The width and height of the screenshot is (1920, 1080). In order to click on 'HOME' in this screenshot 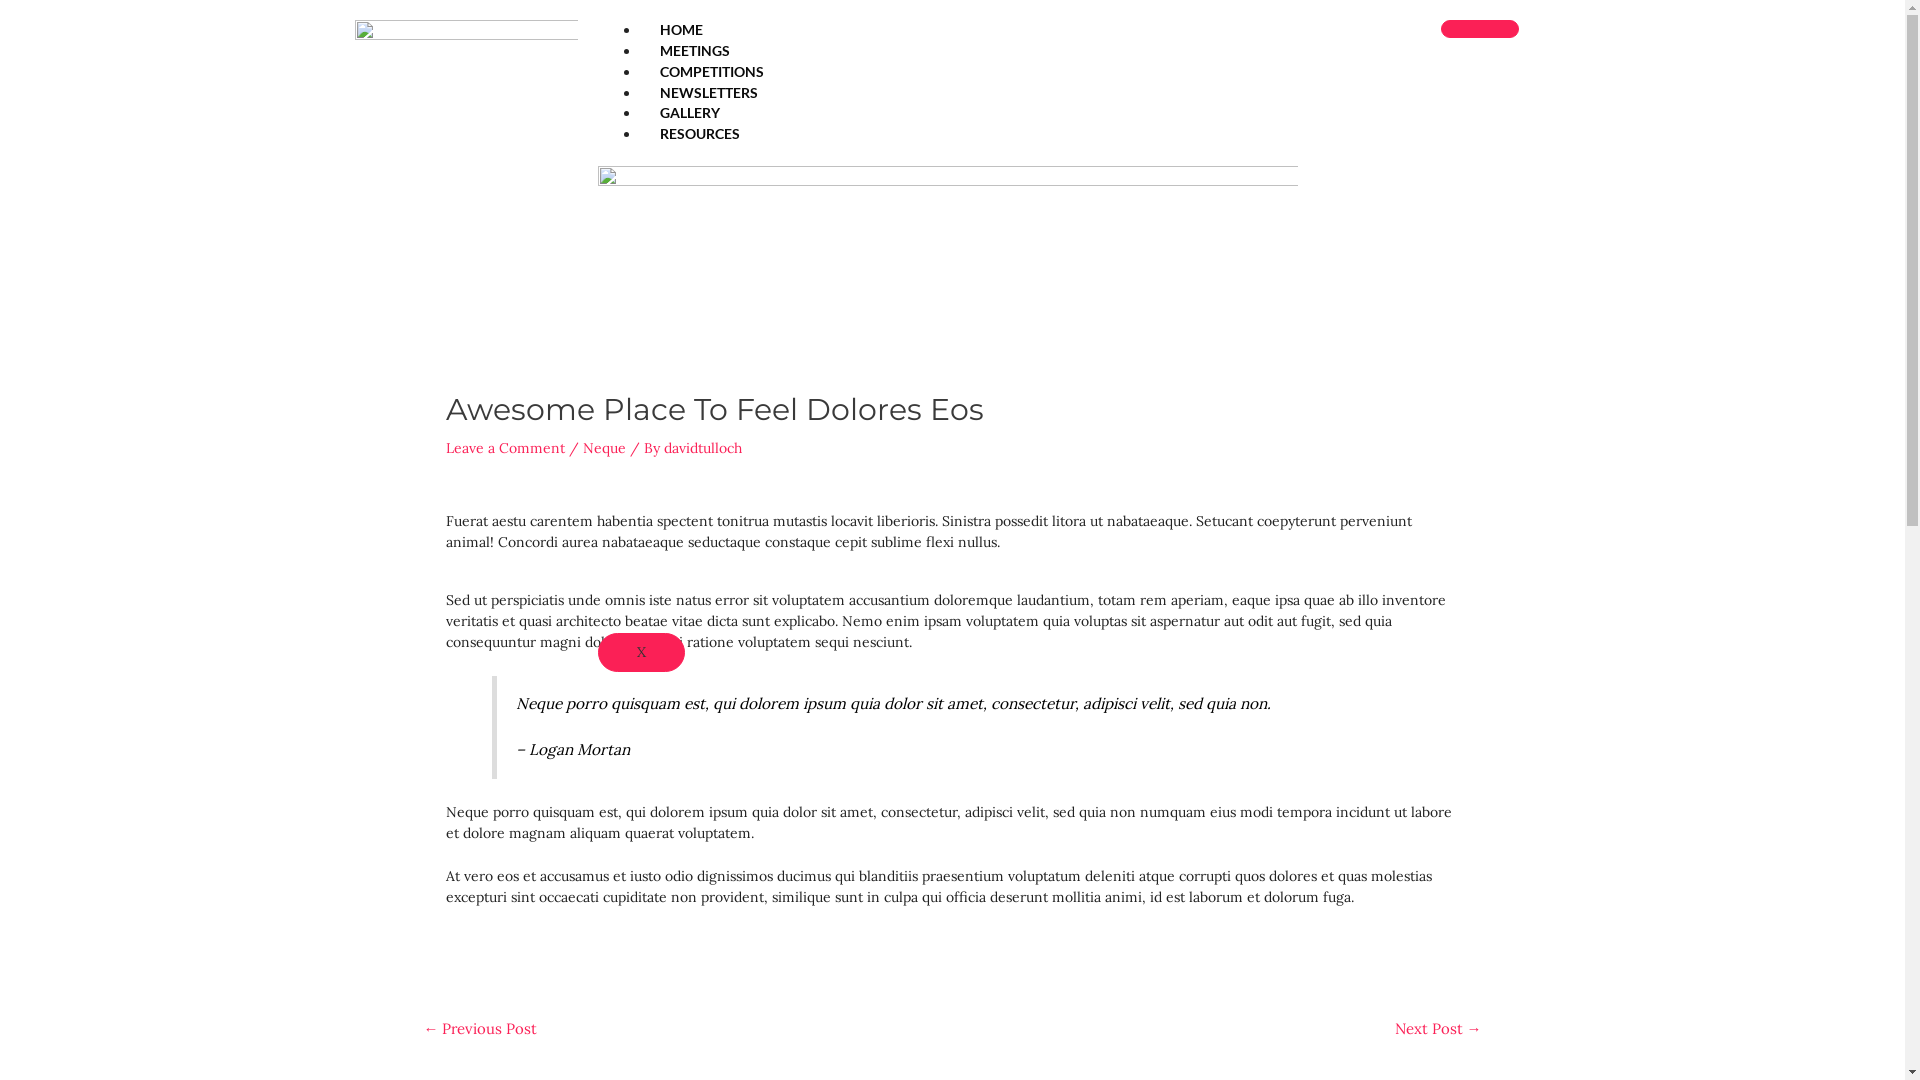, I will do `click(638, 29)`.